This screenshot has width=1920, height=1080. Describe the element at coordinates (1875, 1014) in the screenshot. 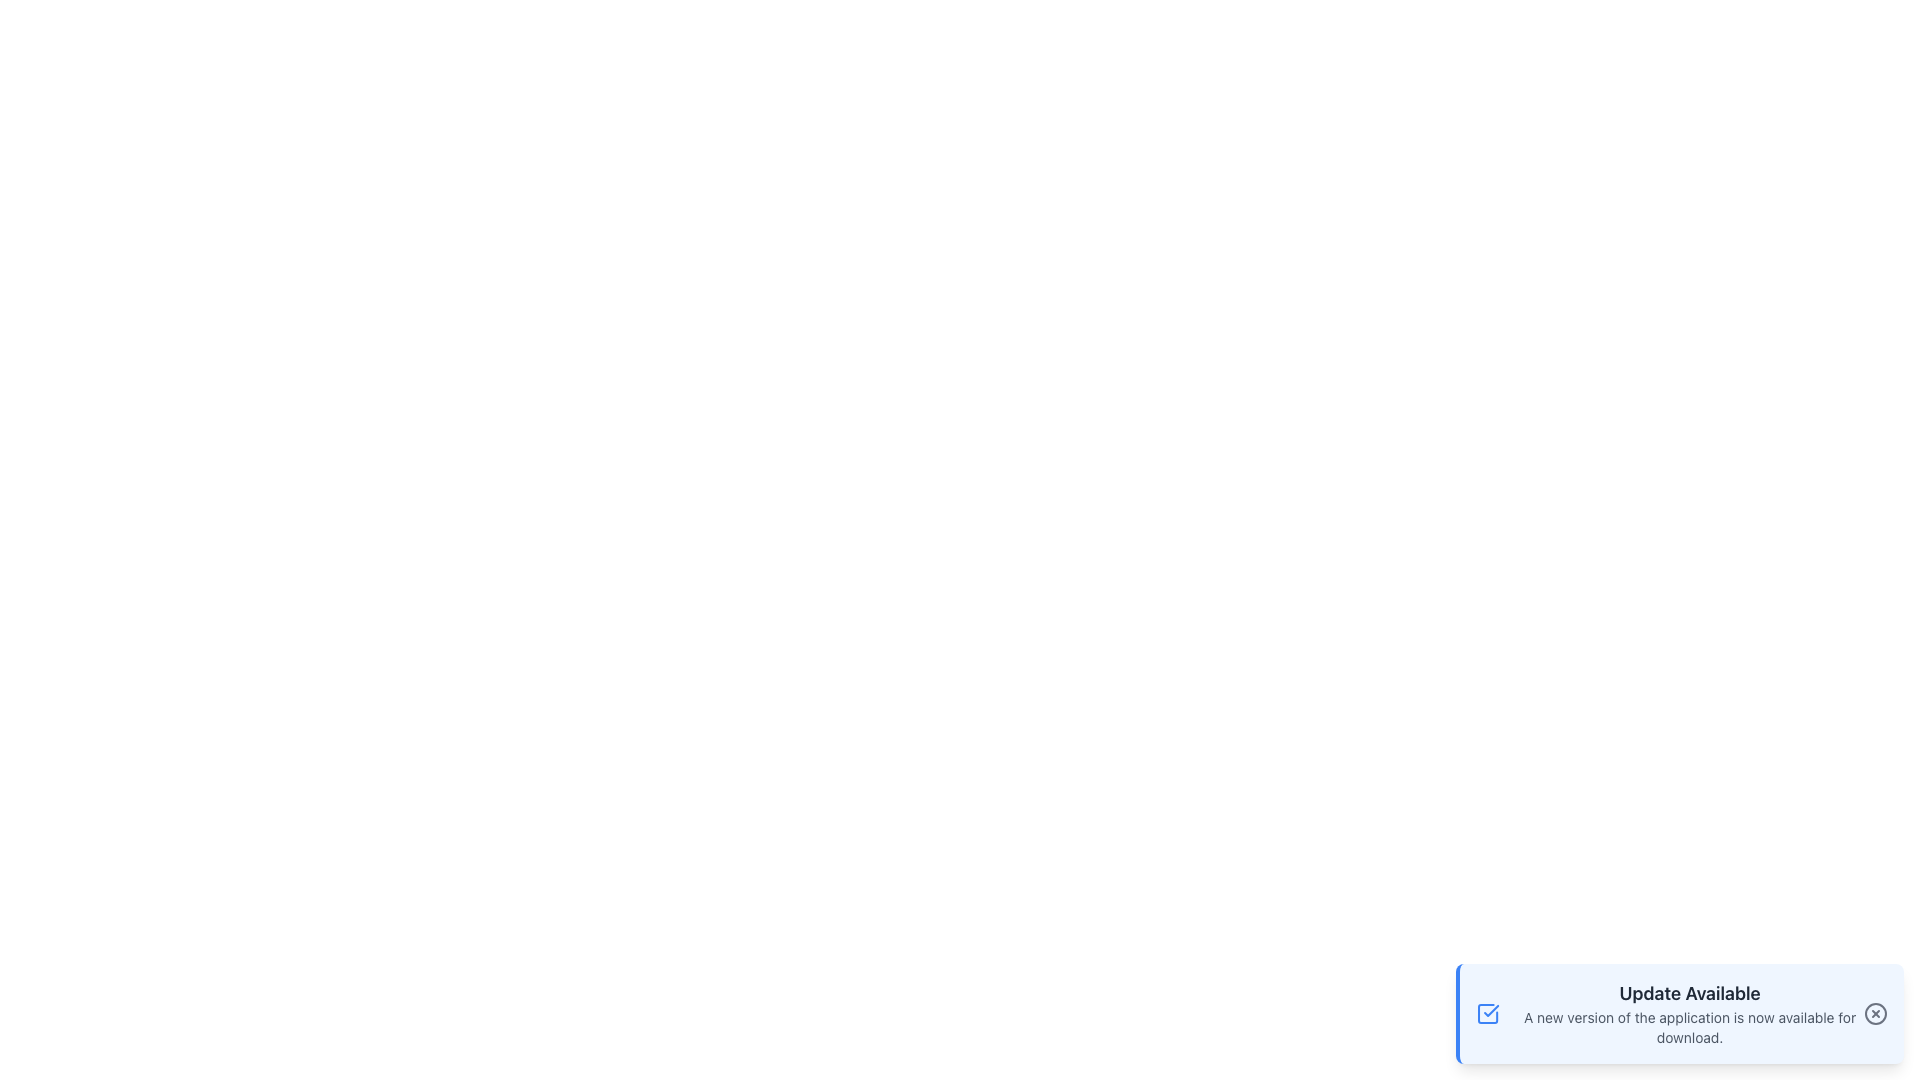

I see `the close button located at the far right end of the notification panel, aligned horizontally with the text 'Update Available'` at that location.